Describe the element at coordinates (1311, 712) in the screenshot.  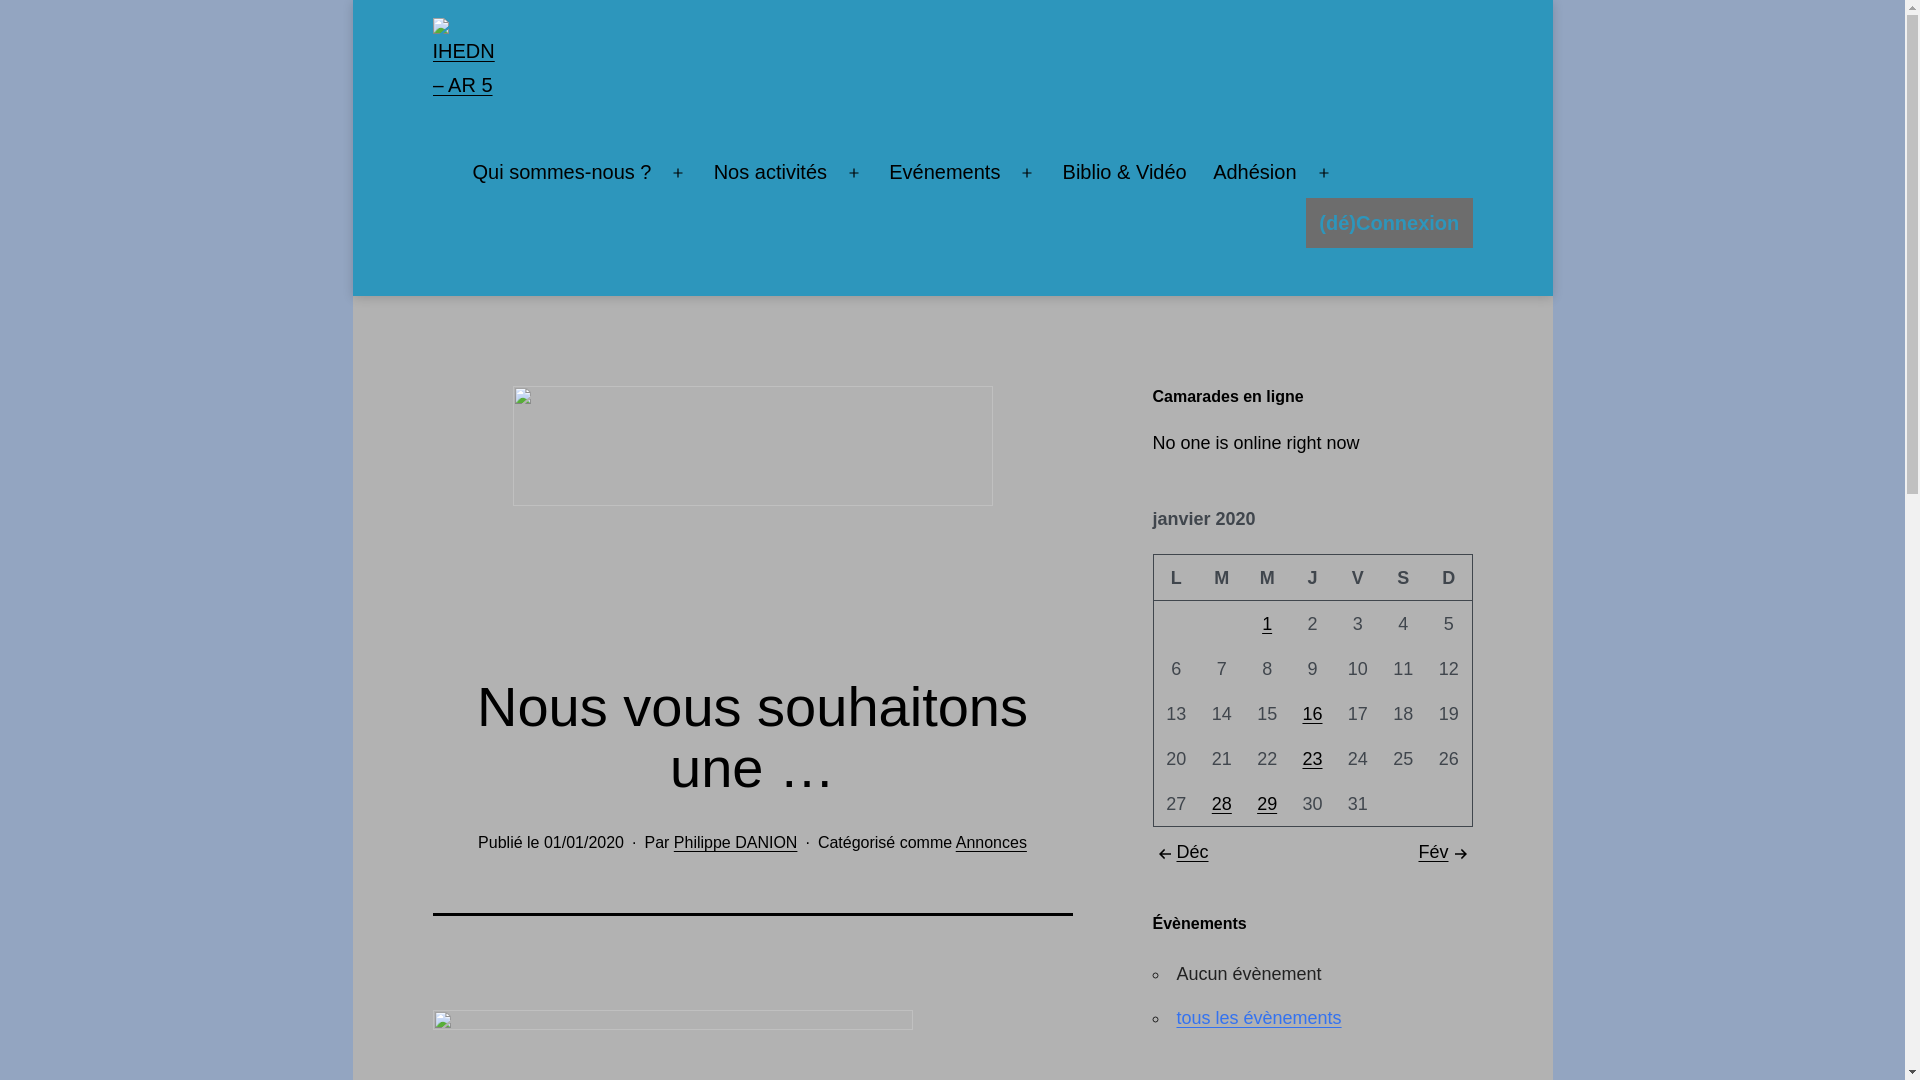
I see `'16'` at that location.